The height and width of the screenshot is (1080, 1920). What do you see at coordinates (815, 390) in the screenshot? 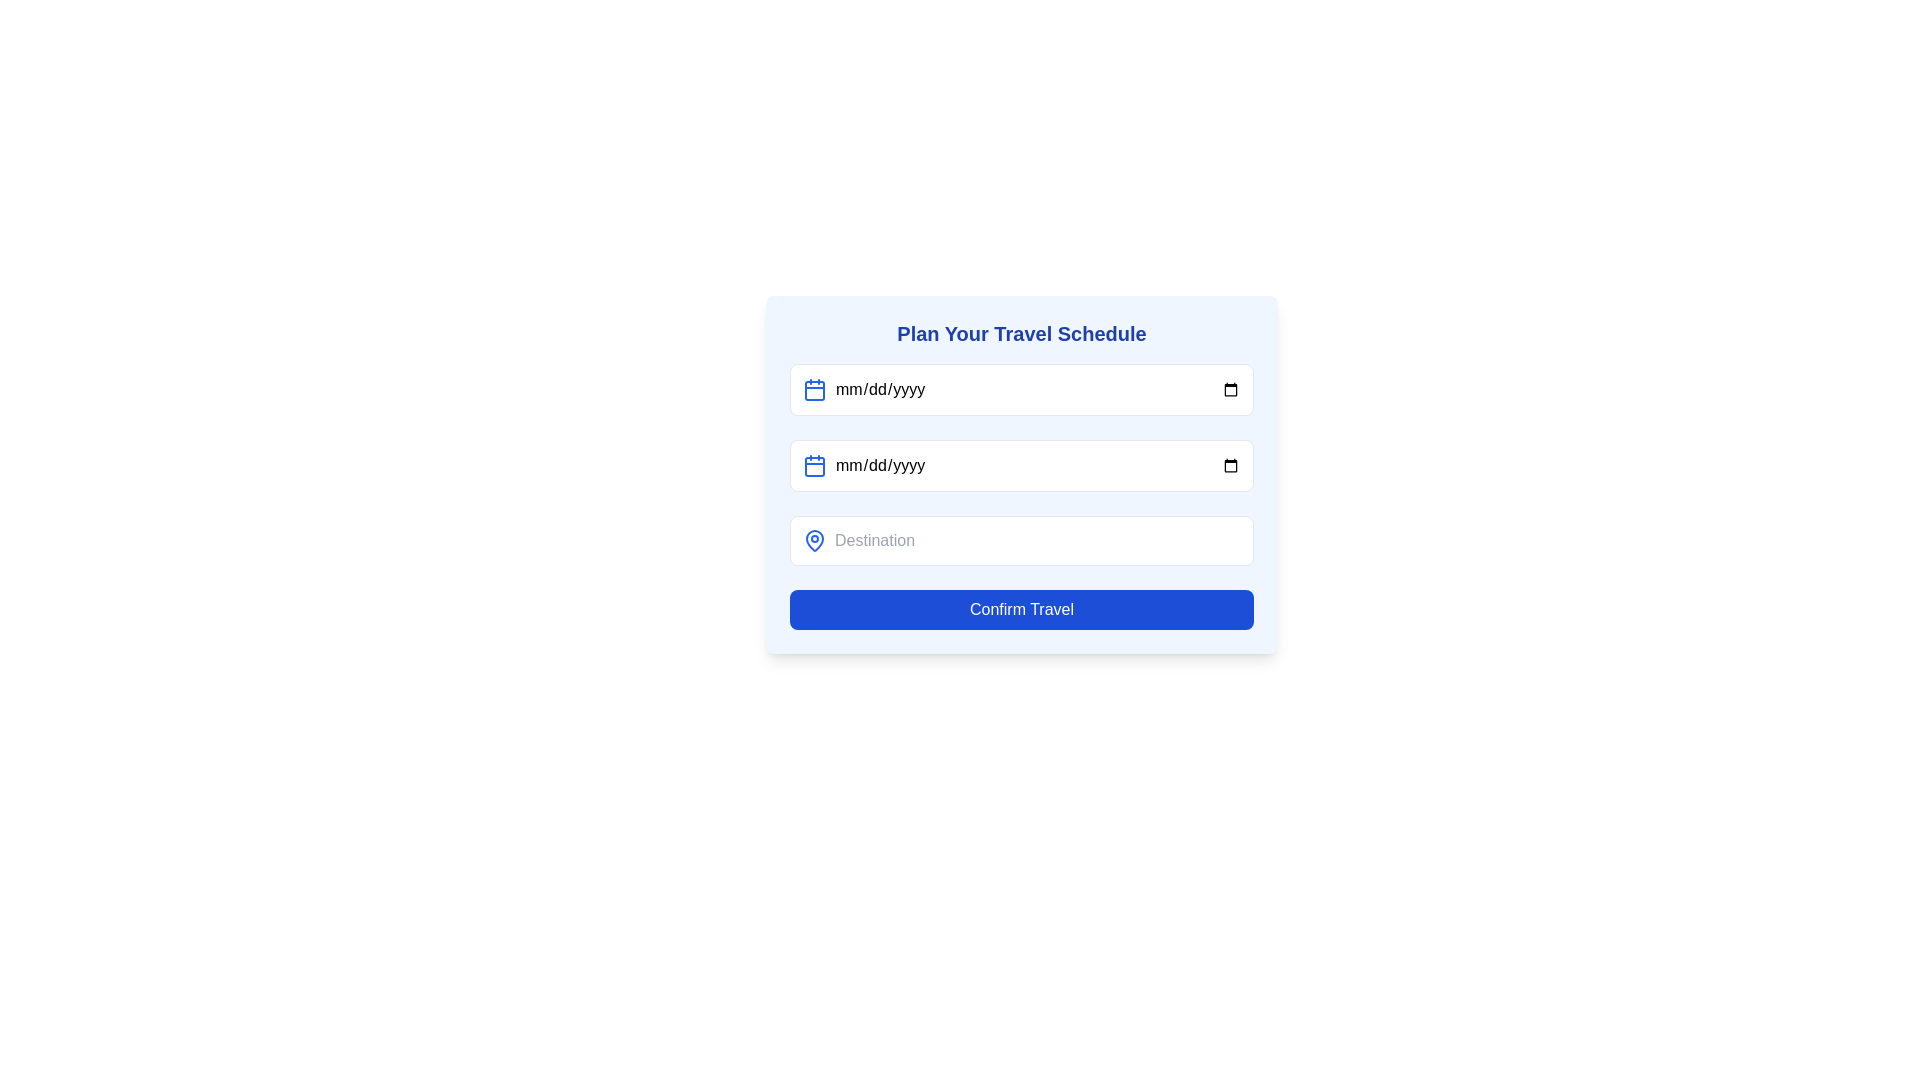
I see `the blue calendar icon representing the date-picker in the form, located to the left of the first input field` at bounding box center [815, 390].